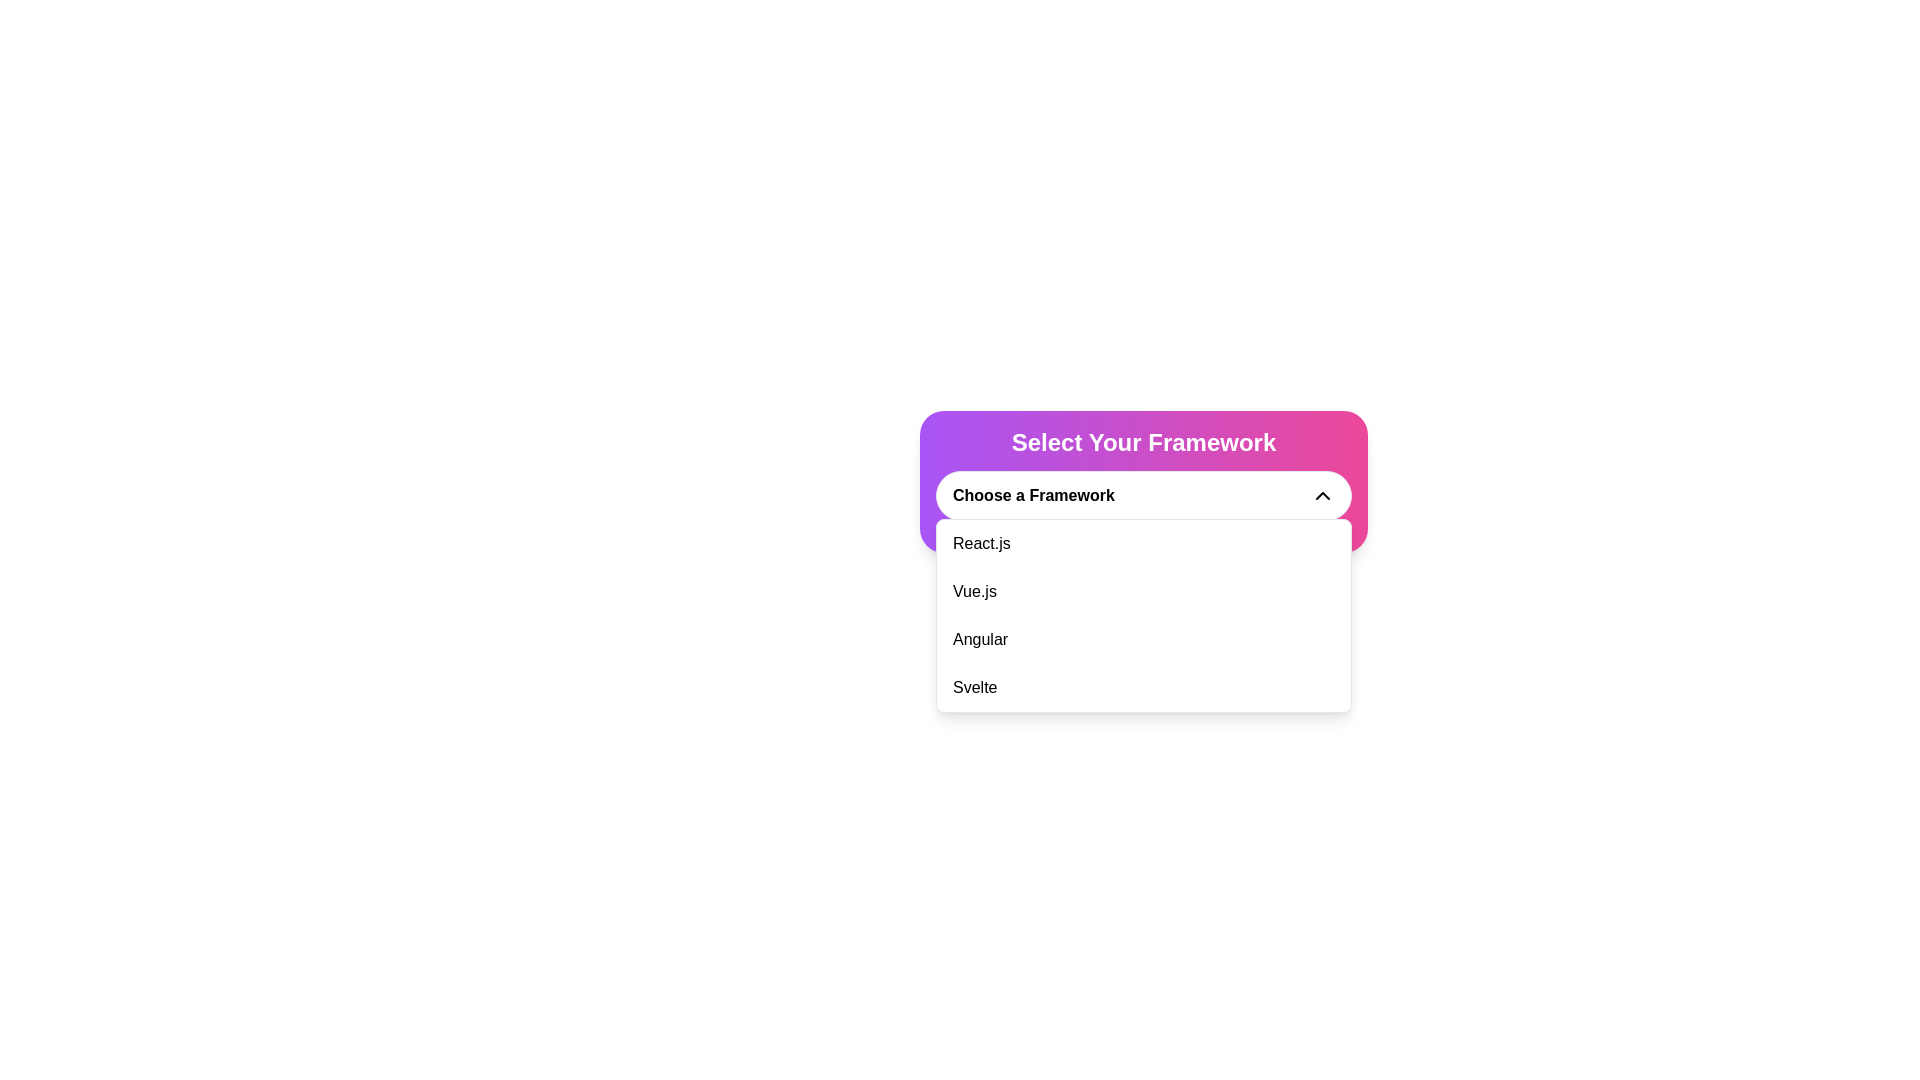 Image resolution: width=1920 pixels, height=1080 pixels. Describe the element at coordinates (1143, 640) in the screenshot. I see `the third selectable option in the list, which is the item labeled 'Angular'` at that location.